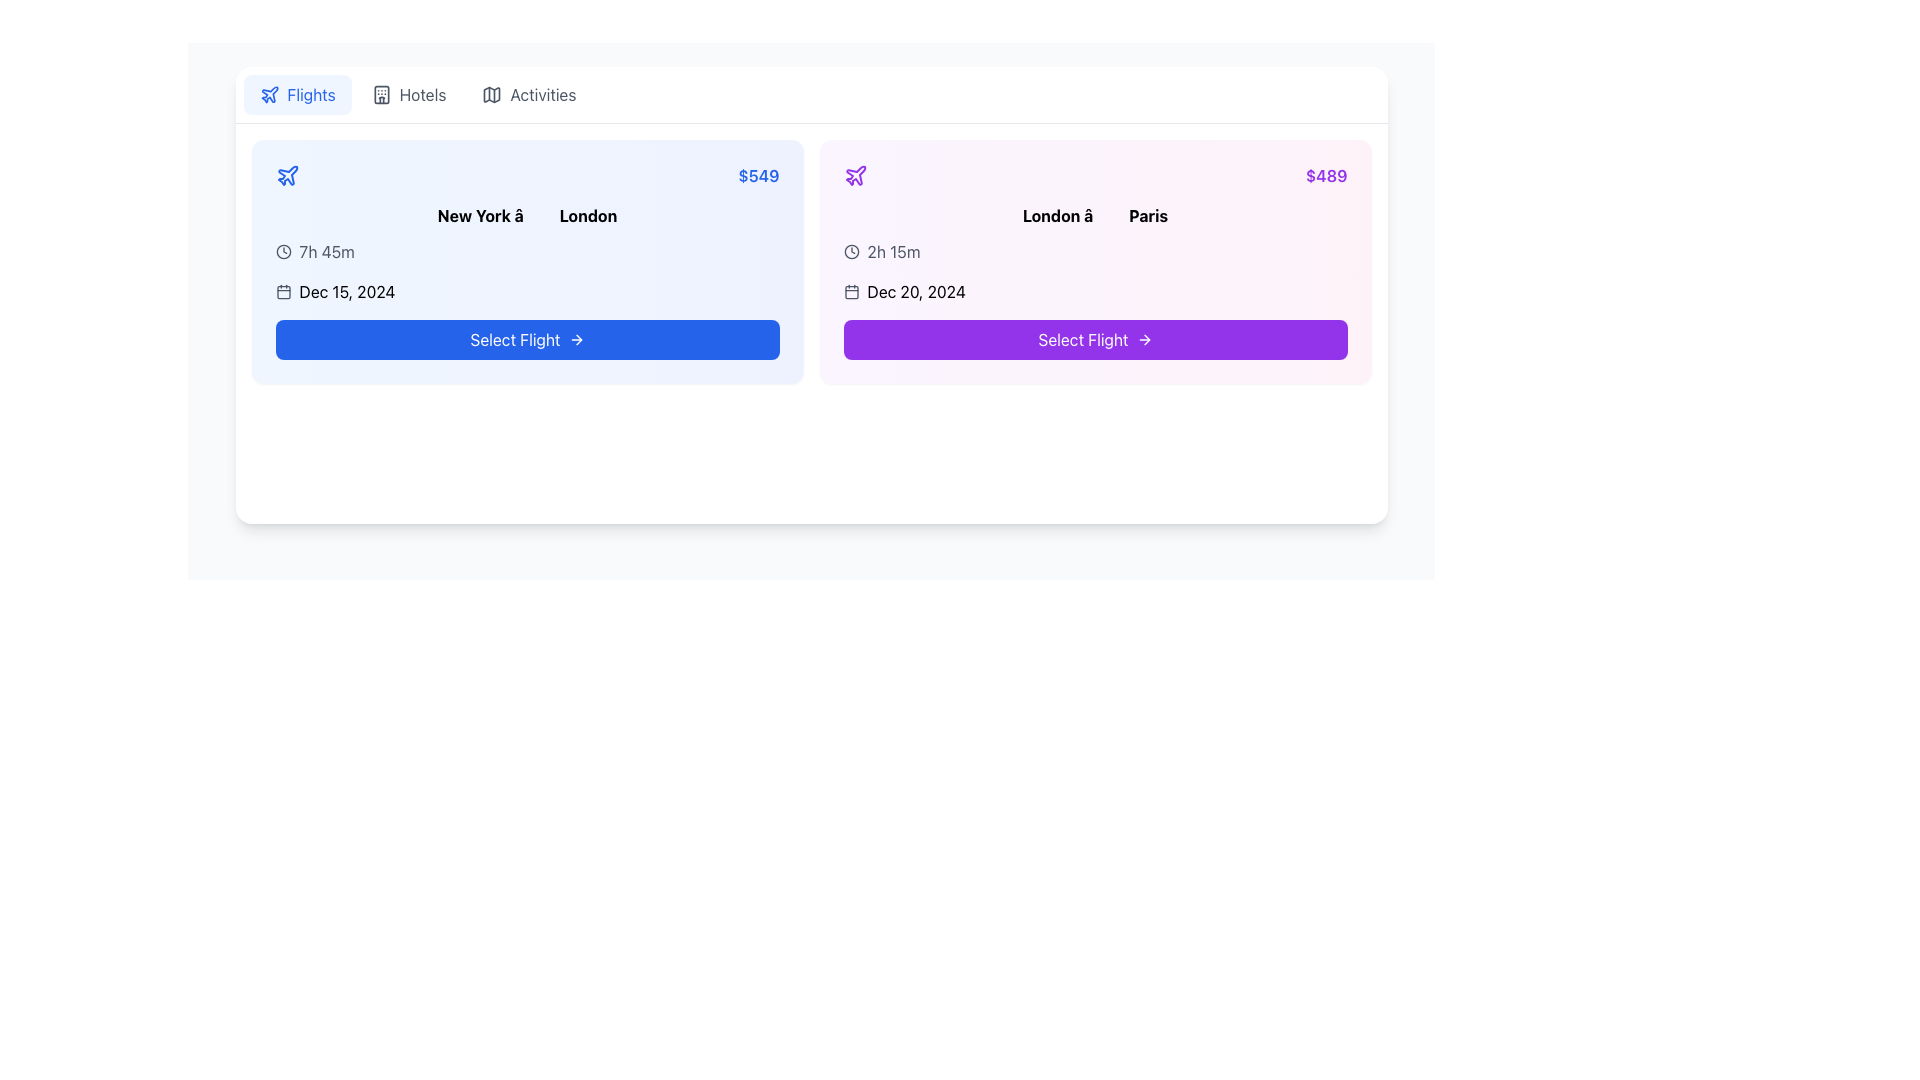  Describe the element at coordinates (421, 95) in the screenshot. I see `the 'Hotels' text label in the navigation menu` at that location.